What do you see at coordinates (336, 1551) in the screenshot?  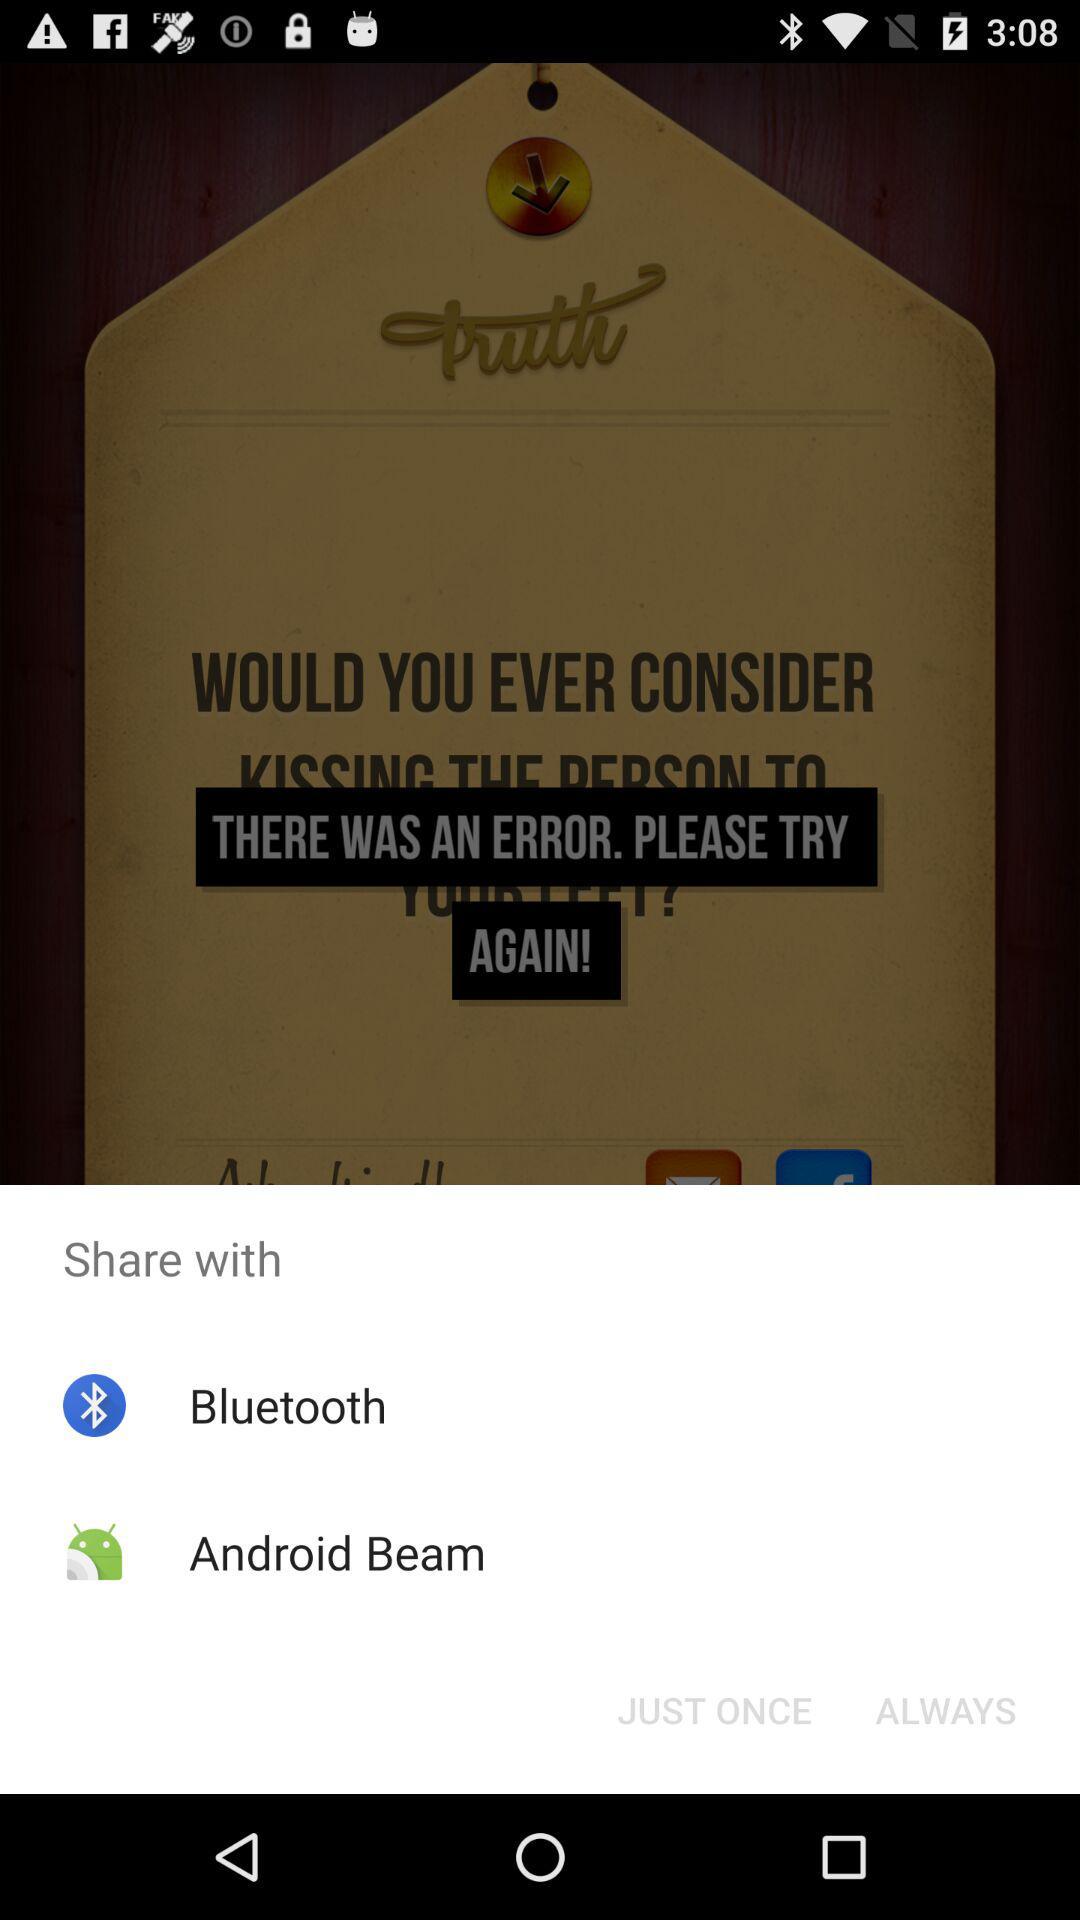 I see `android beam icon` at bounding box center [336, 1551].